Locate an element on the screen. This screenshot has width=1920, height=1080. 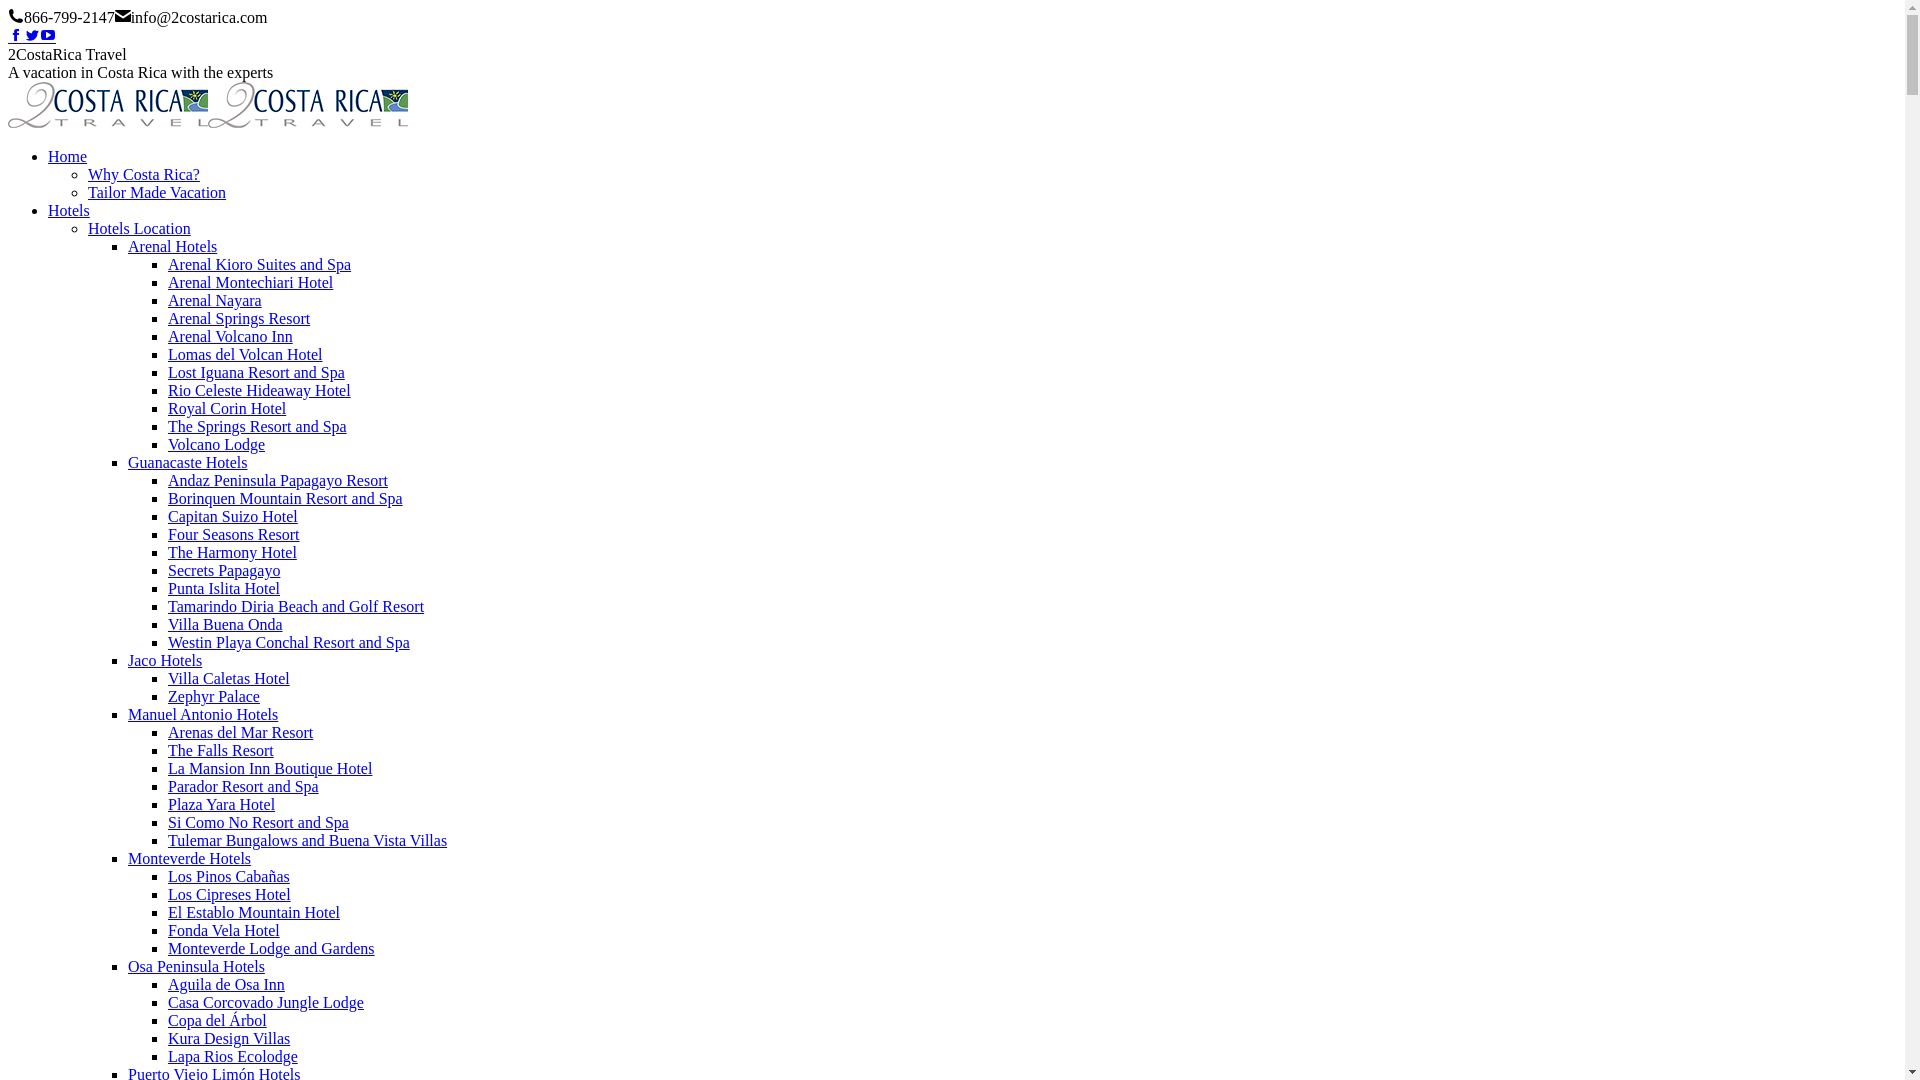
'Kura Design Villas' is located at coordinates (229, 1037).